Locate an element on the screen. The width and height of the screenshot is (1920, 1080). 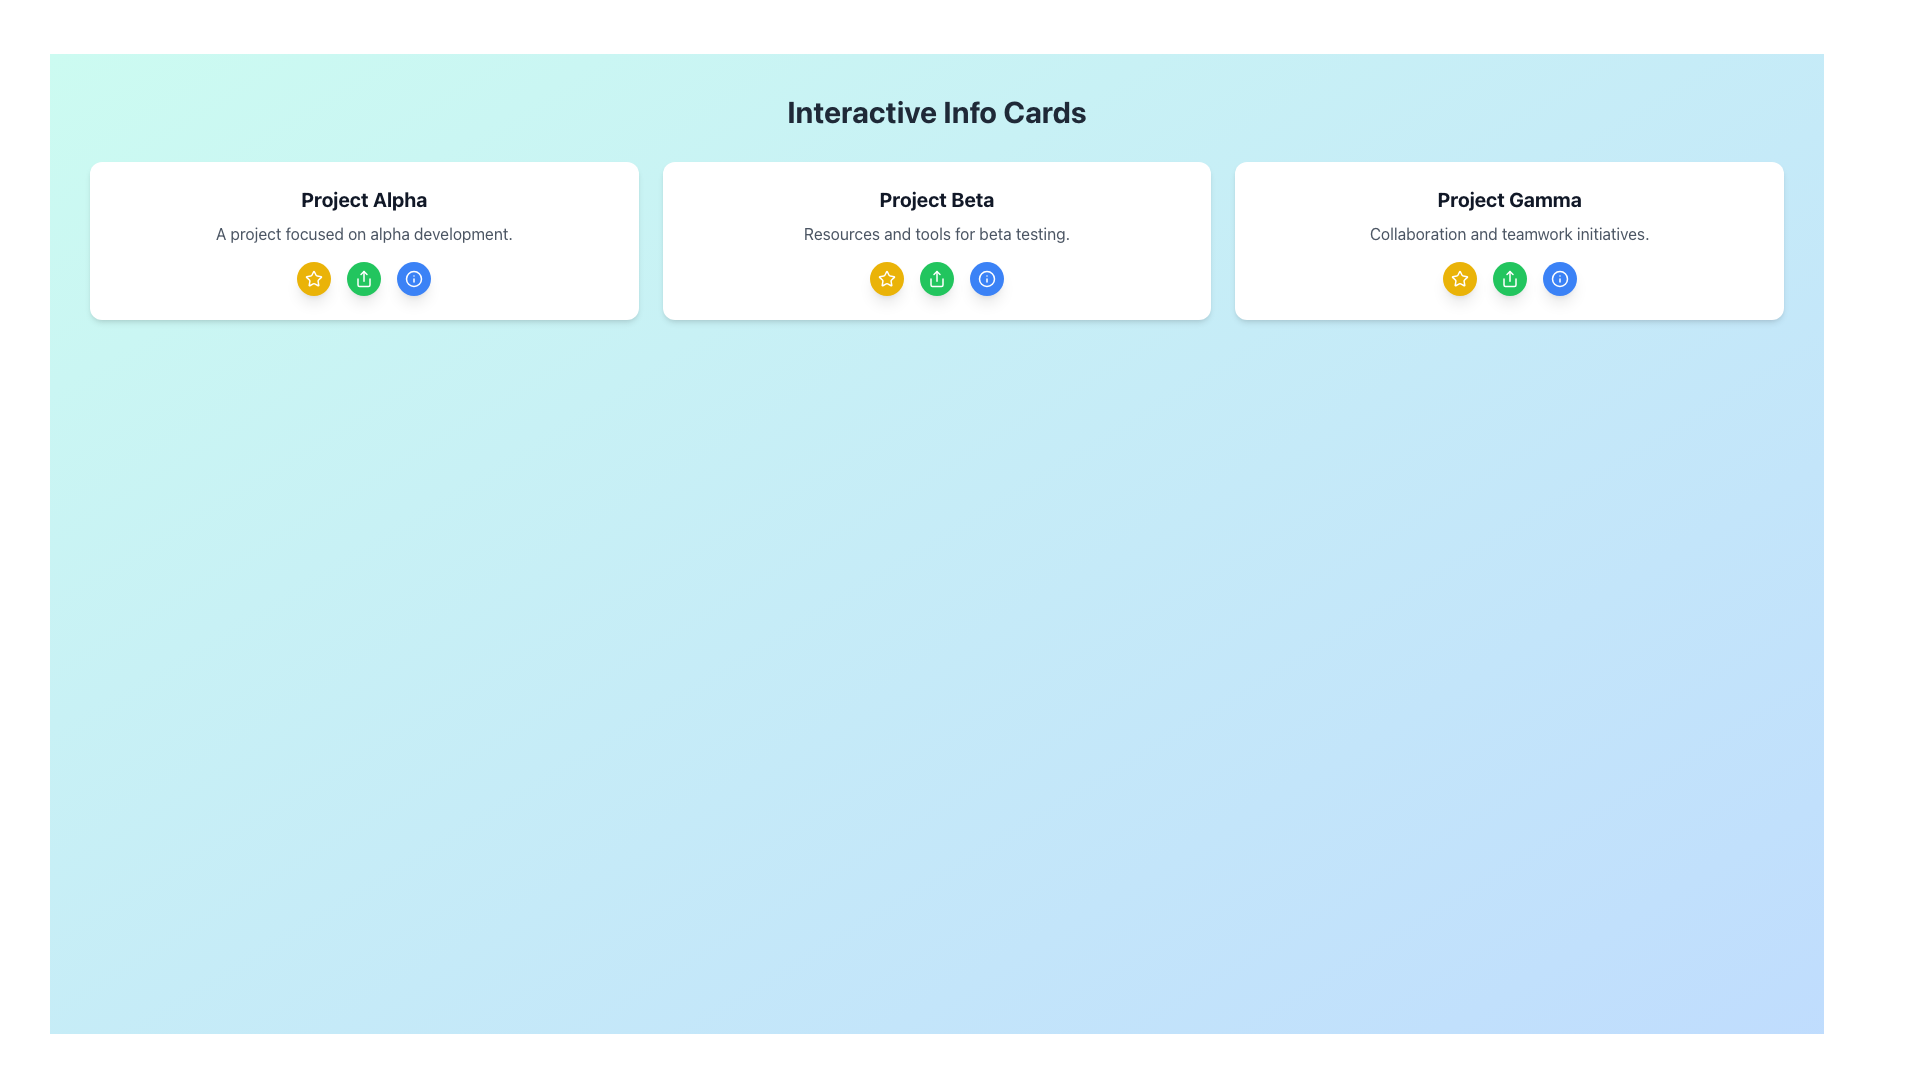
the Share icon button, which is a green circular button with a white background, located in the 'Project Beta' section of the UI card is located at coordinates (935, 278).